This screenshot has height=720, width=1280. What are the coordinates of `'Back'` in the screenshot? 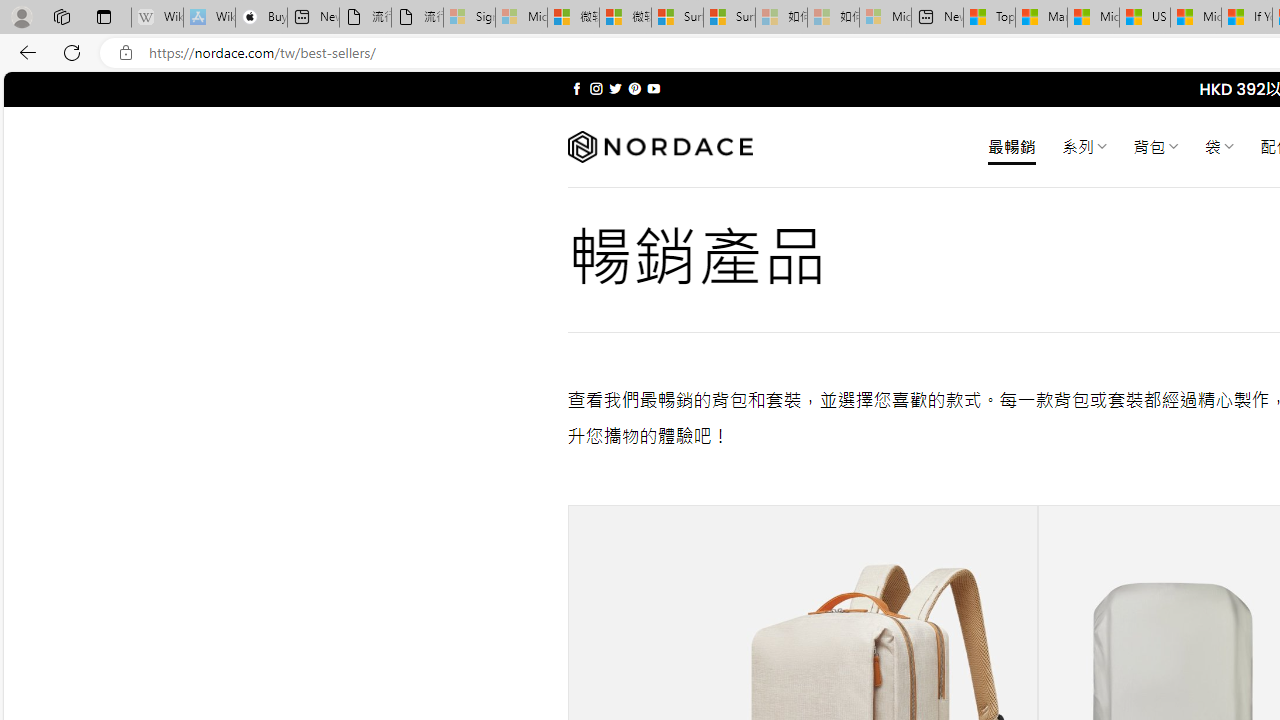 It's located at (24, 51).